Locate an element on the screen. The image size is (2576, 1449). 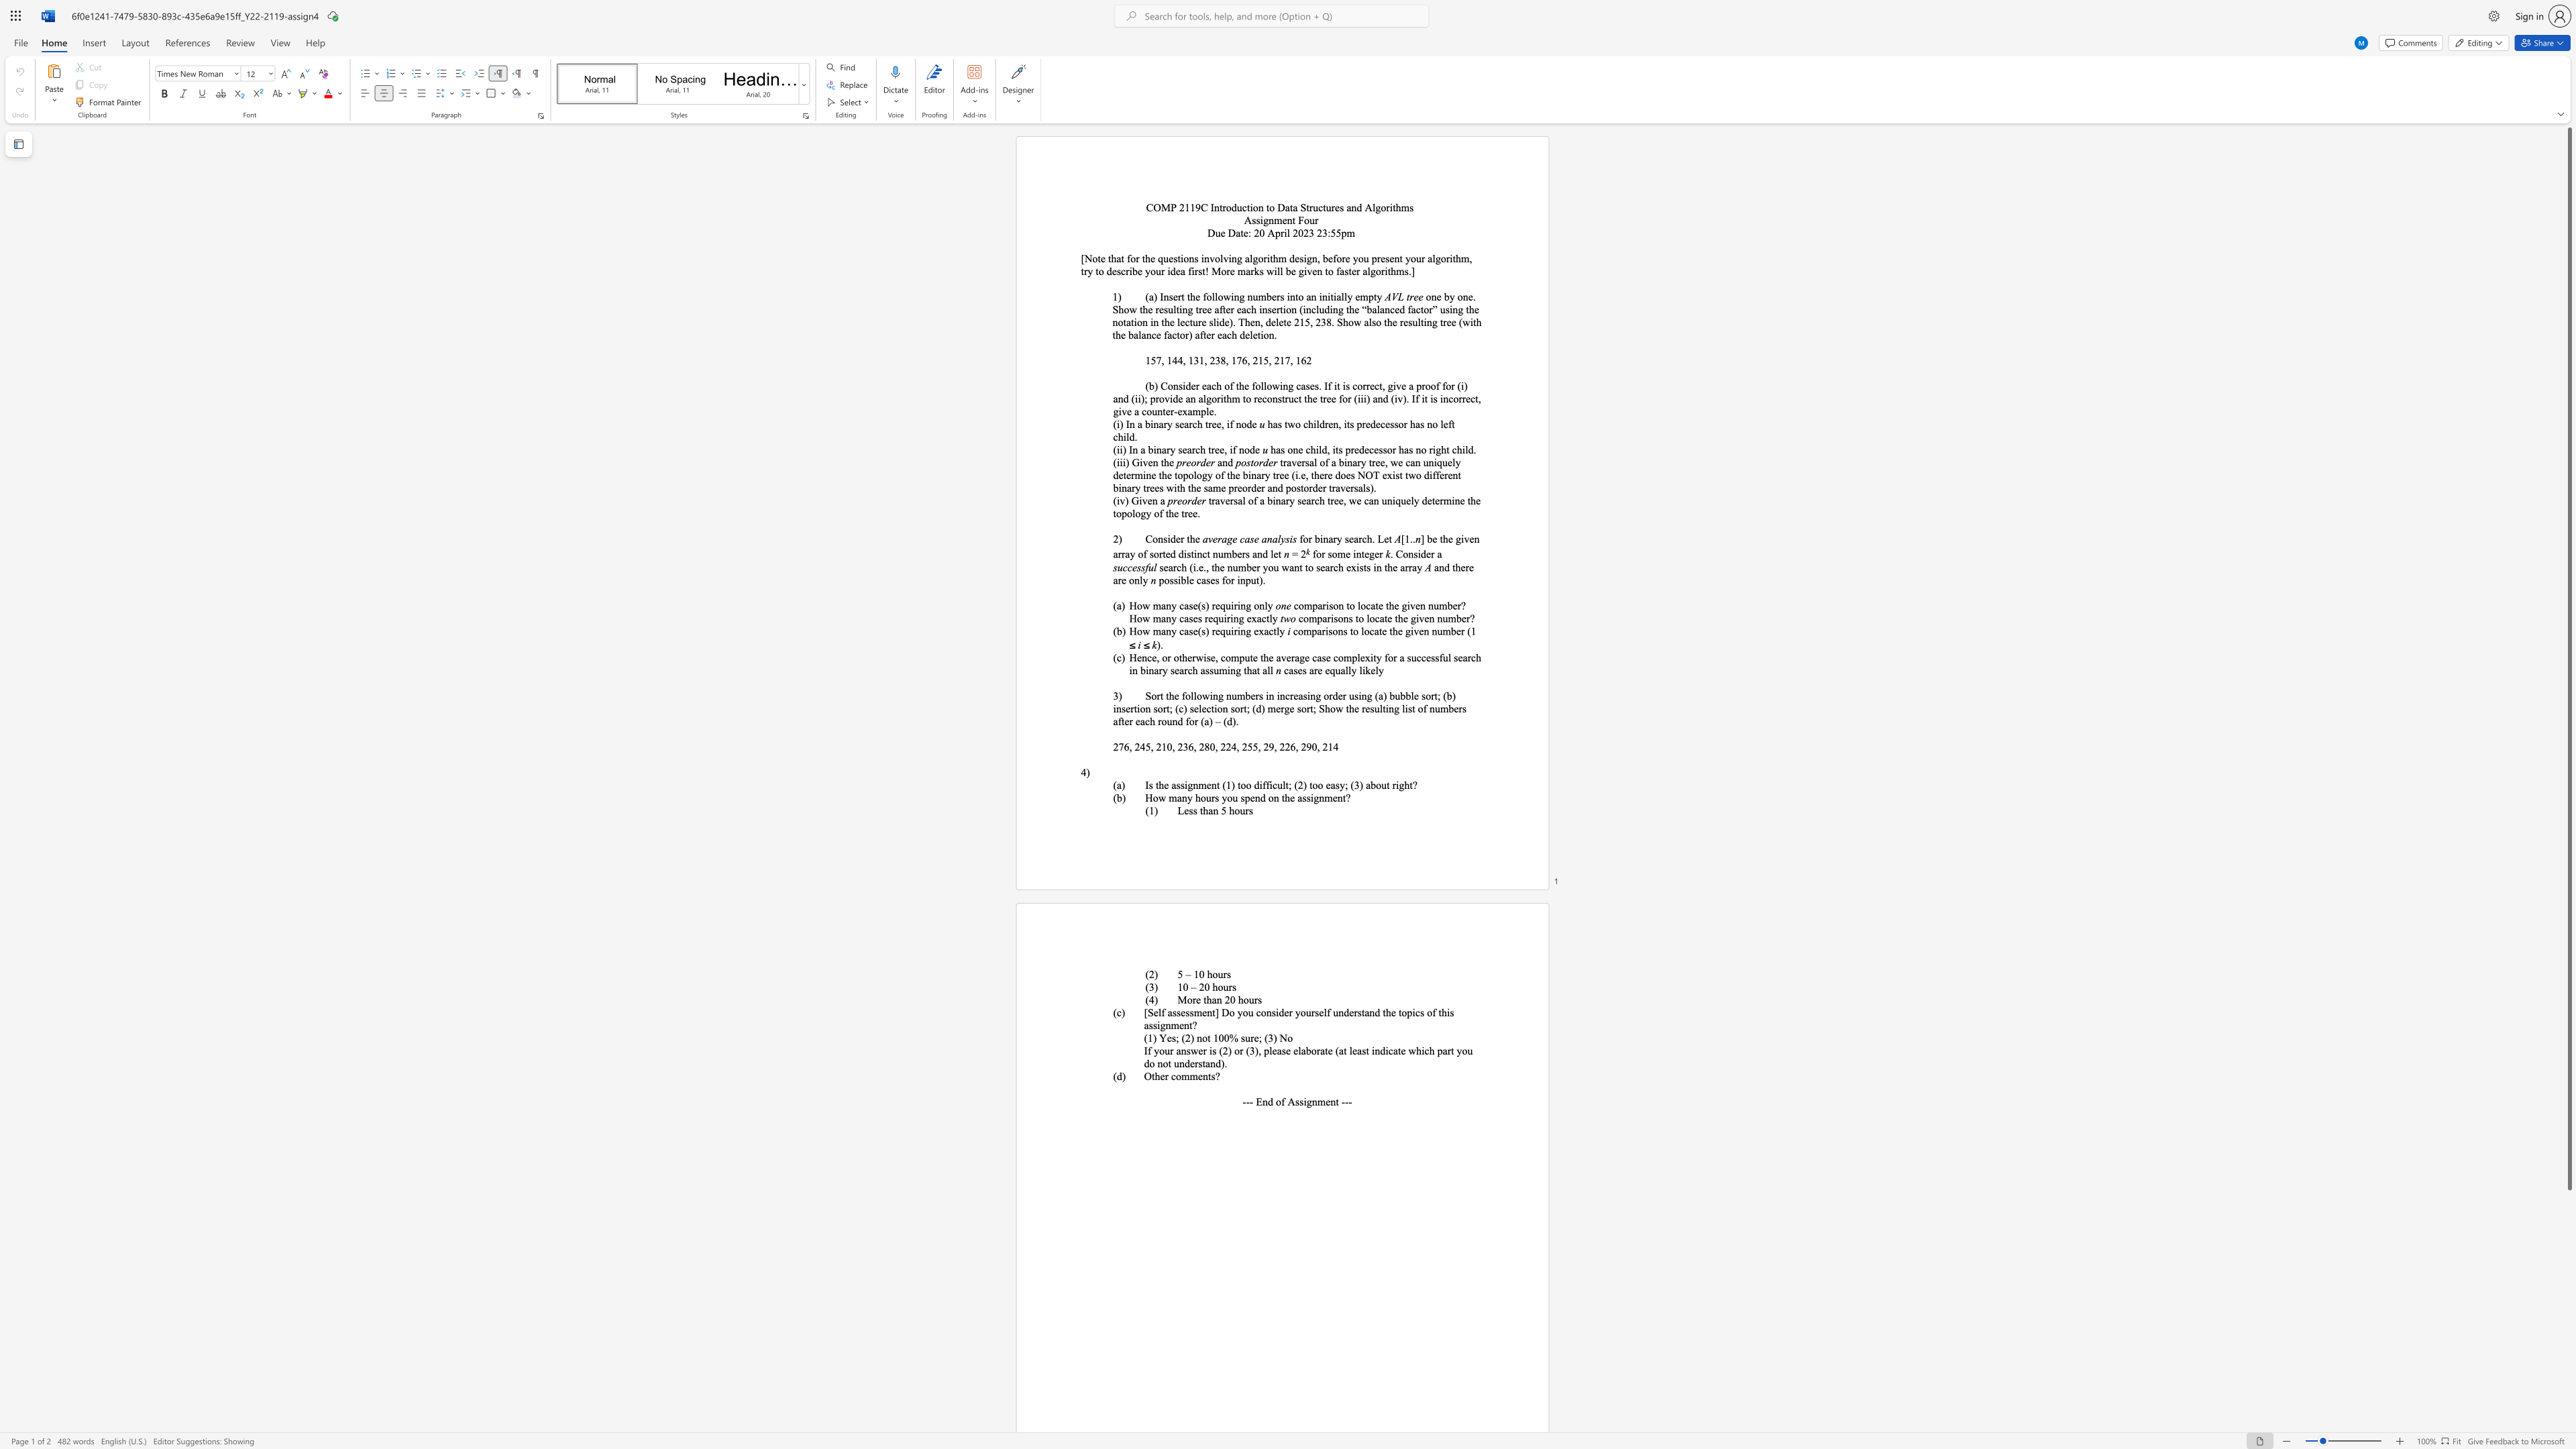
the 1th character "r" in the text is located at coordinates (1316, 219).